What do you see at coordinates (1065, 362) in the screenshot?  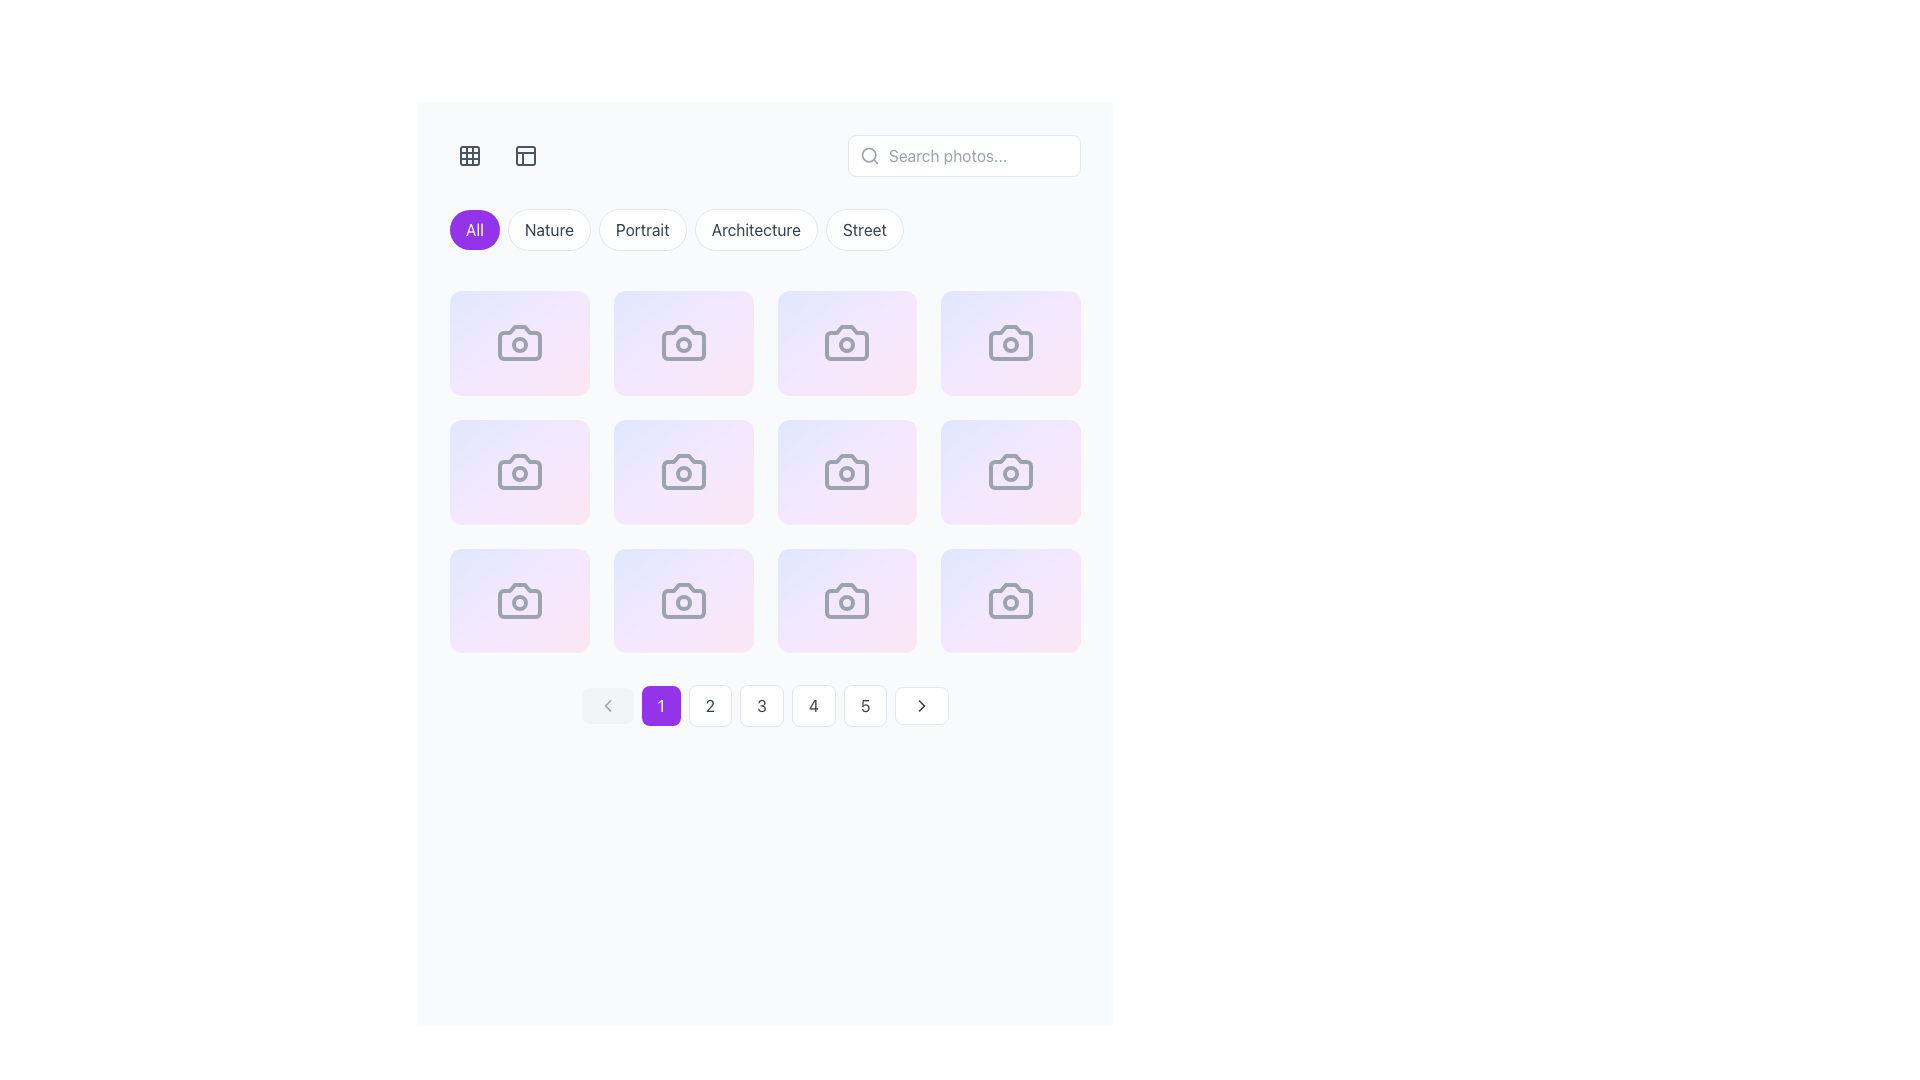 I see `the vector icon shaped like an eye located in the top-right corner of a grid cell` at bounding box center [1065, 362].